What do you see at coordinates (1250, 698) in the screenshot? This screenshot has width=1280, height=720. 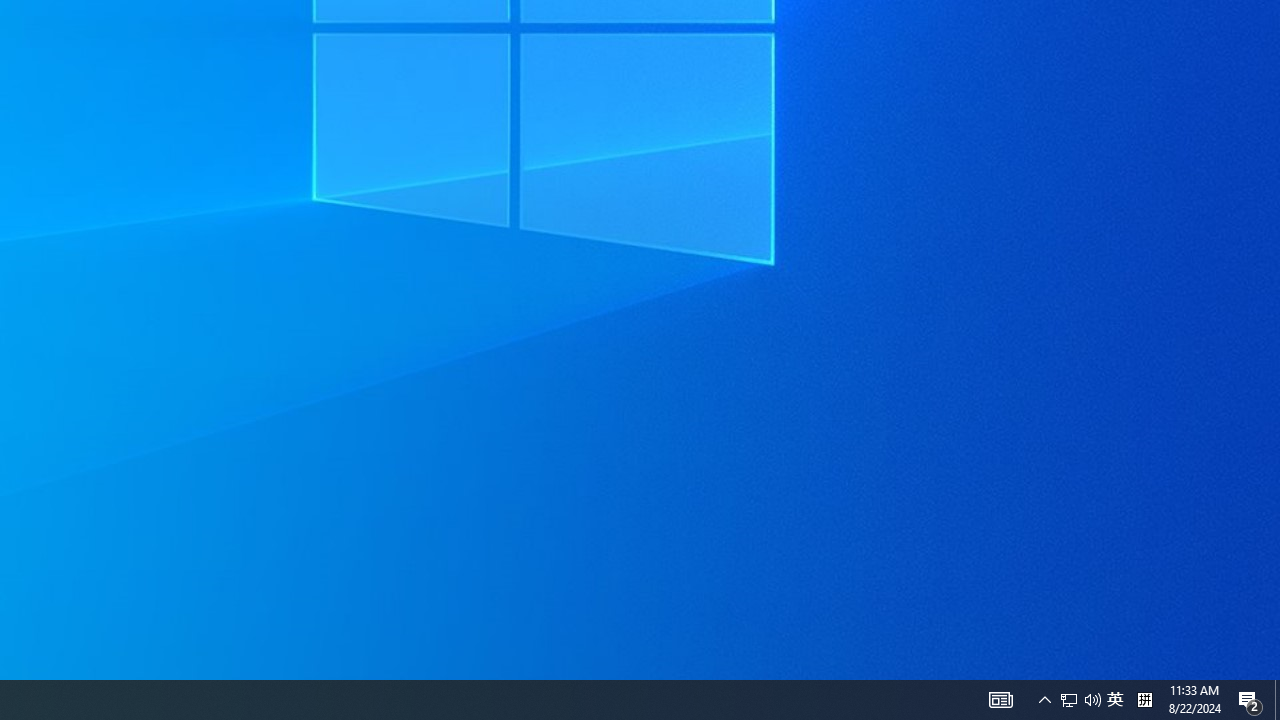 I see `'Show desktop'` at bounding box center [1250, 698].